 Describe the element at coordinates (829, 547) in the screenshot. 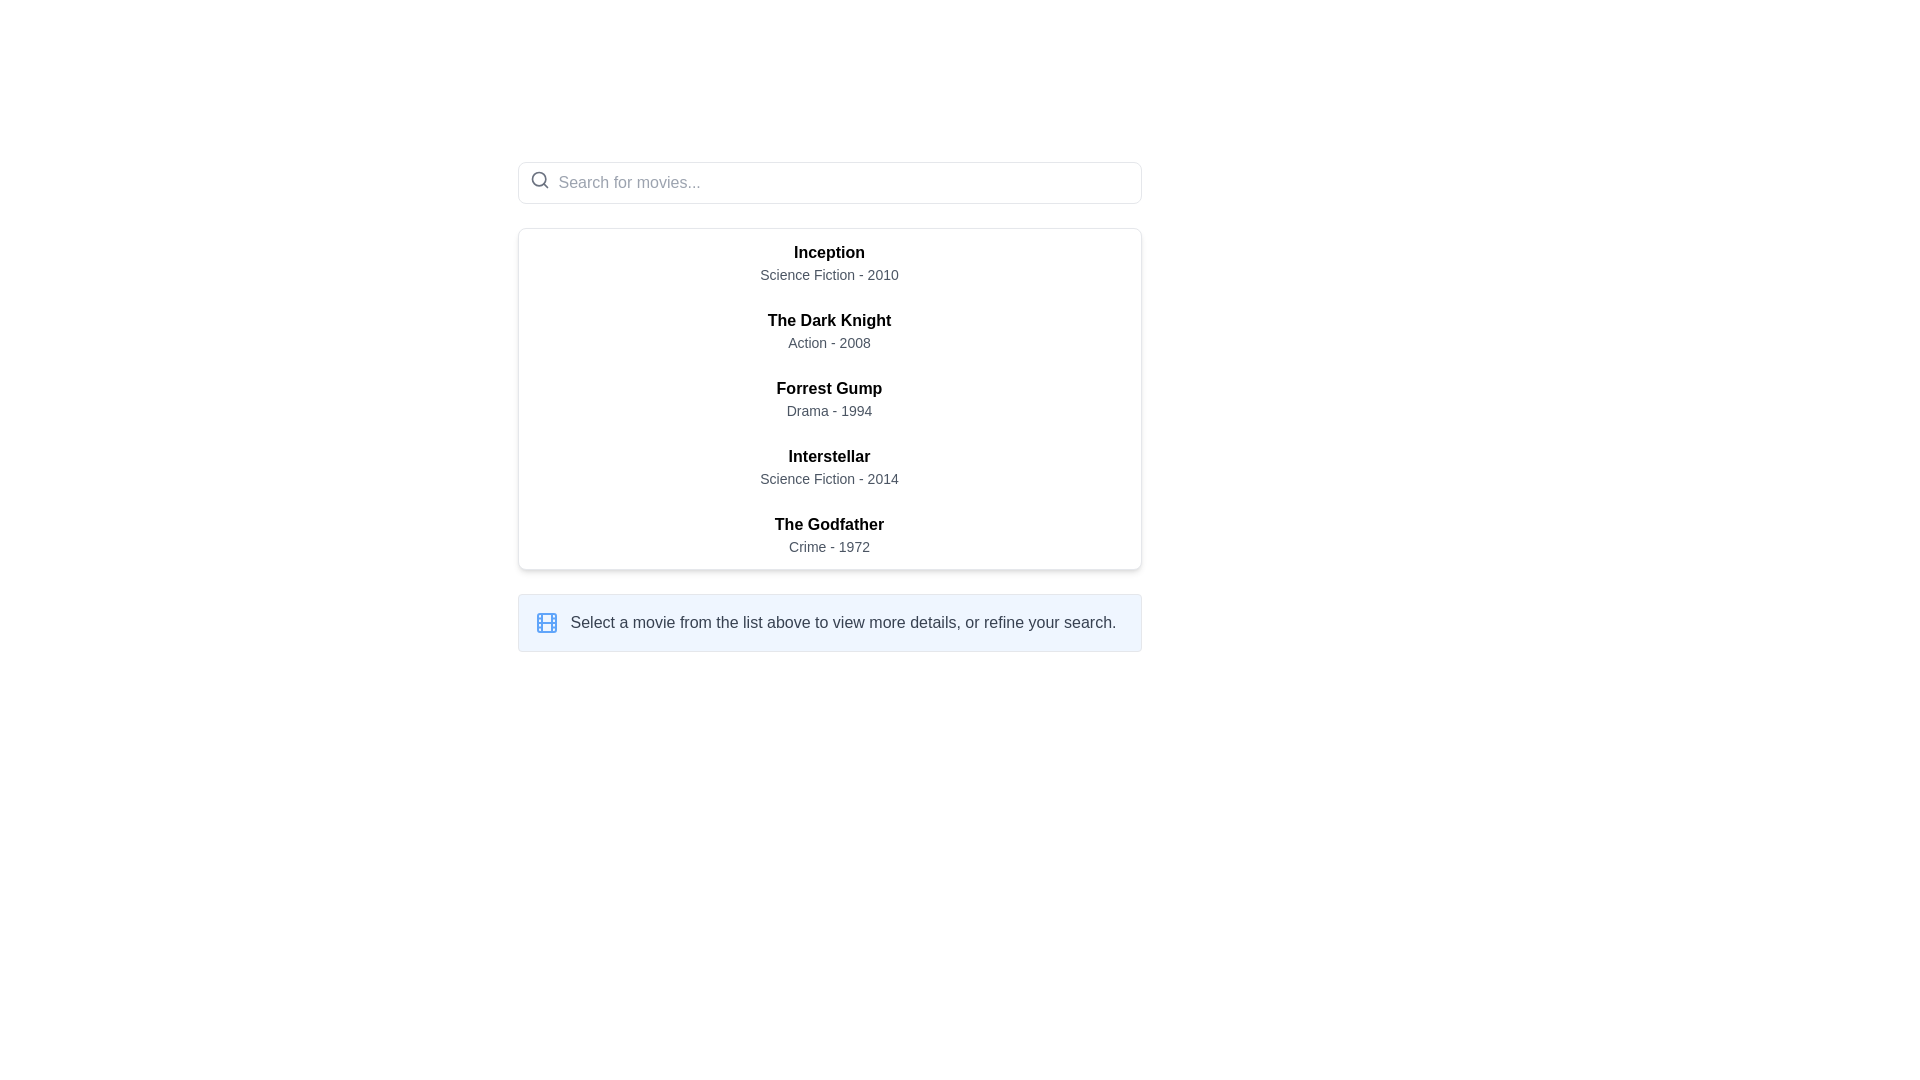

I see `the text label providing metadata about the movie 'The Godfather', which includes its genre 'Crime' and release year '1972', located centrally below the title` at that location.